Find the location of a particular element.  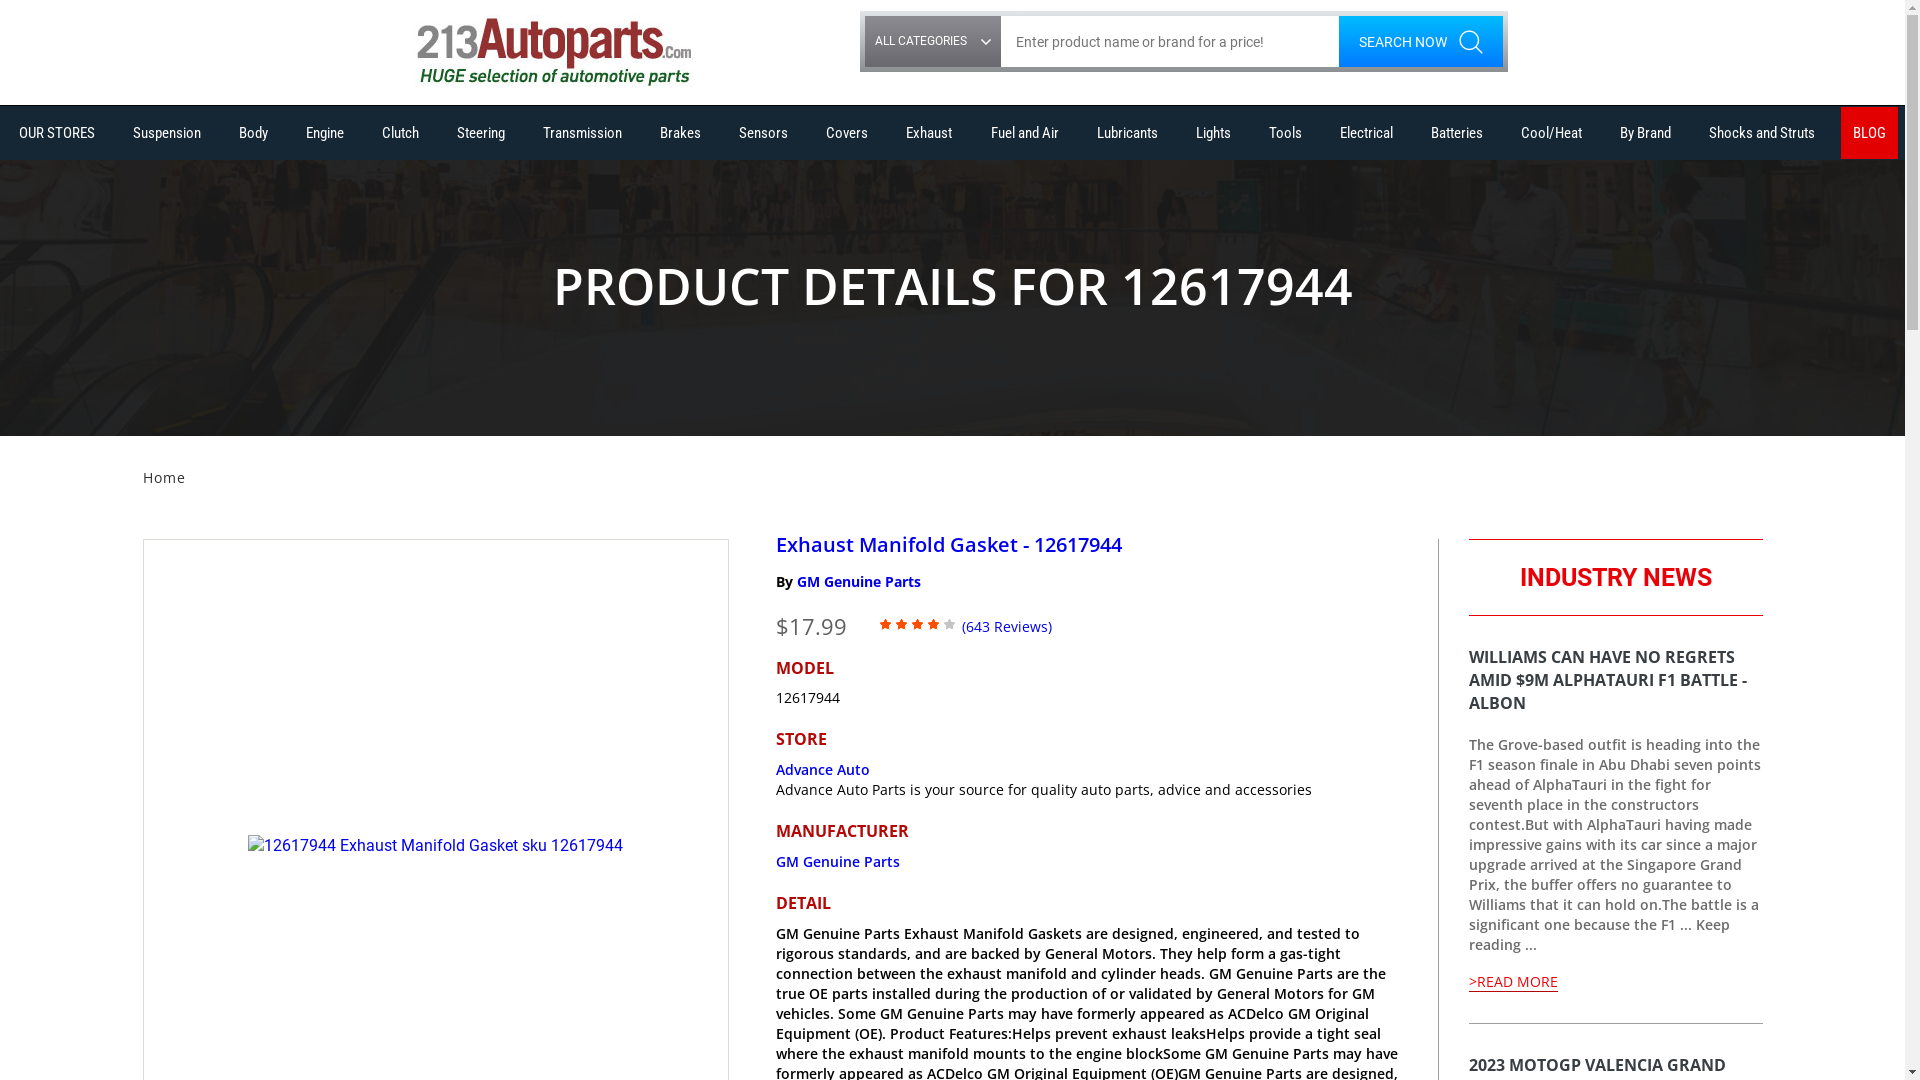

'Tools' is located at coordinates (1256, 132).